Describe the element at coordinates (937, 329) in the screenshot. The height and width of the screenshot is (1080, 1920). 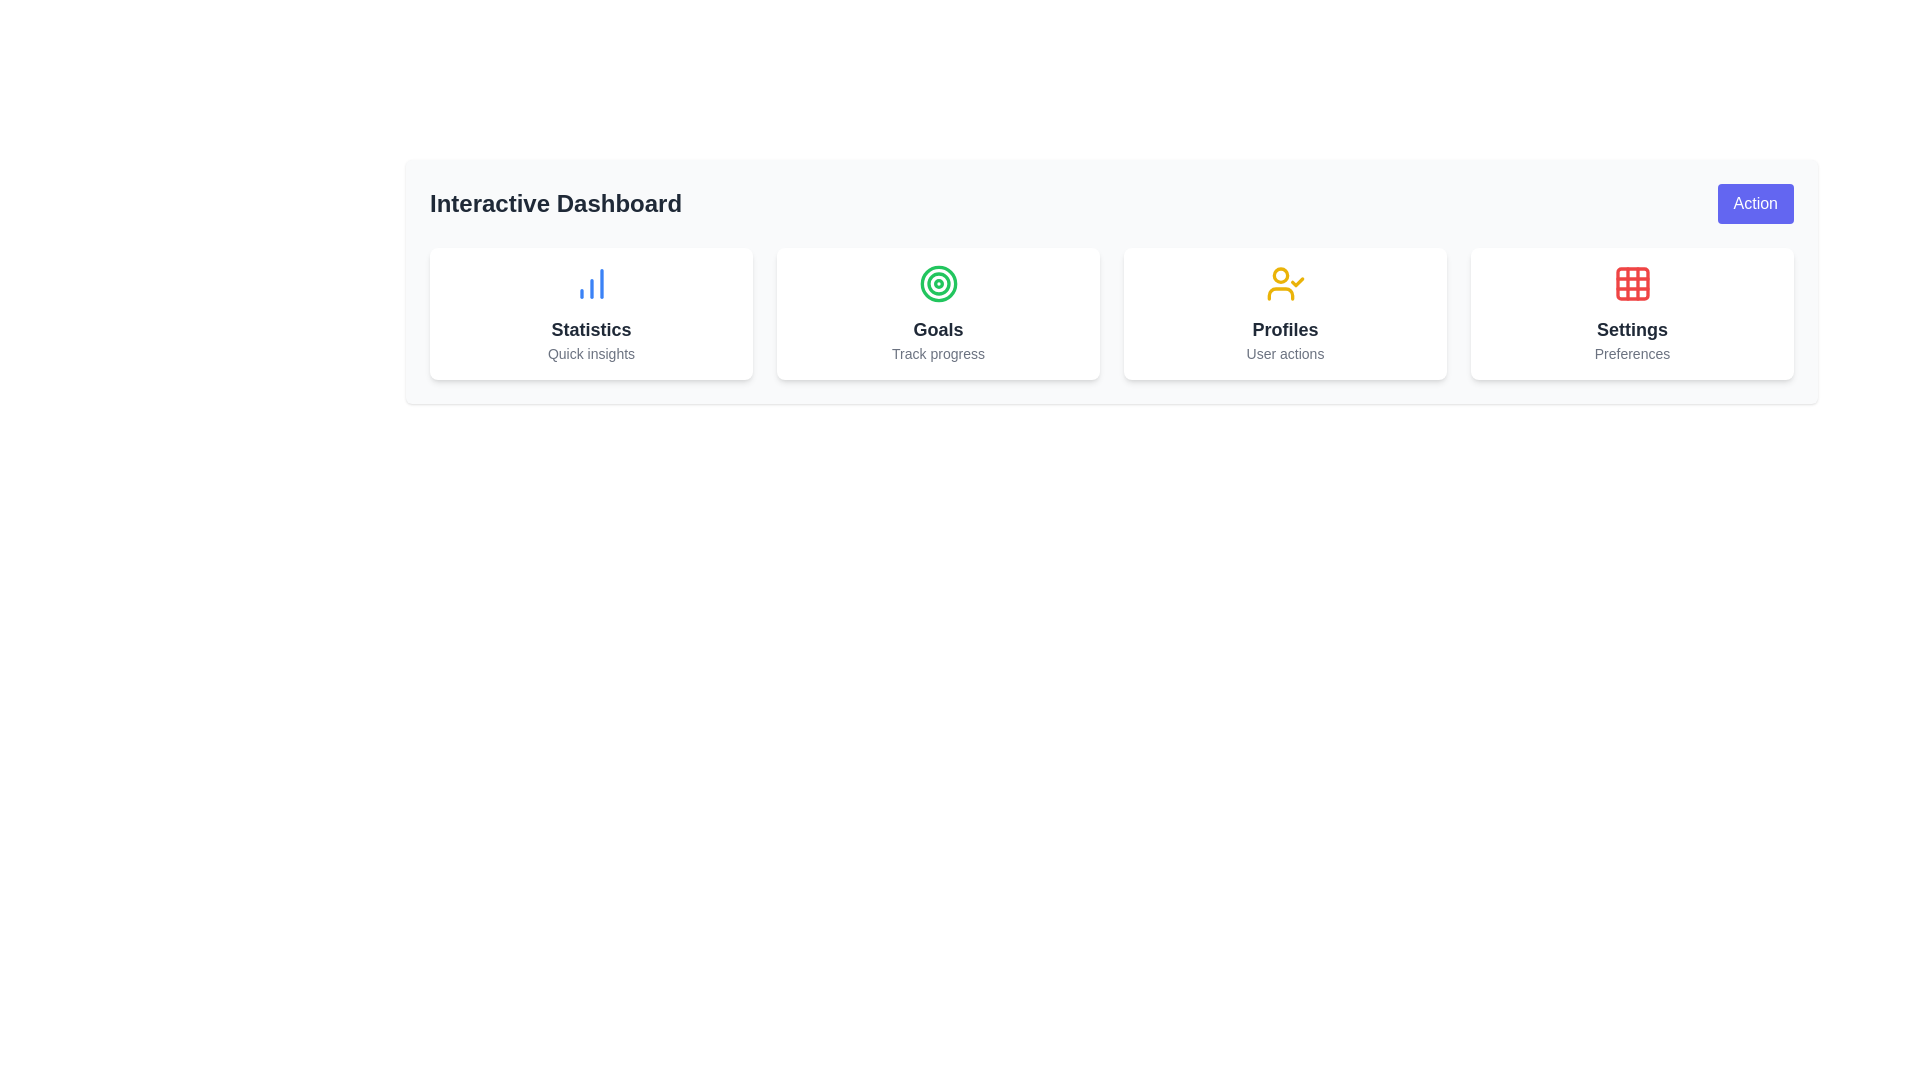
I see `text label stating 'Goals', which is styled in a large, bold font and is dark gray, located in the central card below an icon` at that location.